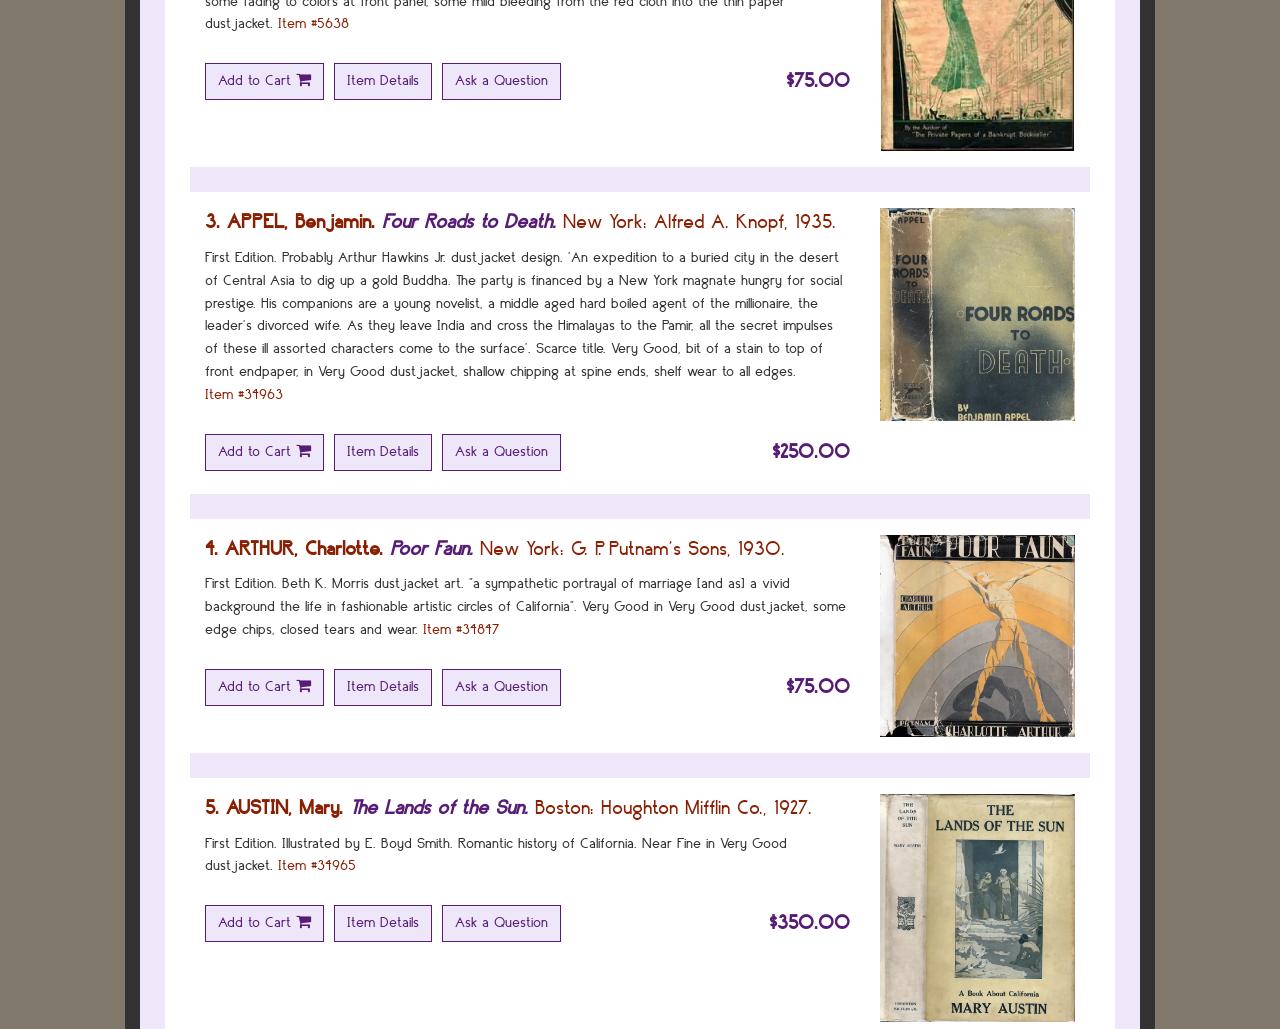  Describe the element at coordinates (225, 546) in the screenshot. I see `'ARTHUR, Charlotte.'` at that location.